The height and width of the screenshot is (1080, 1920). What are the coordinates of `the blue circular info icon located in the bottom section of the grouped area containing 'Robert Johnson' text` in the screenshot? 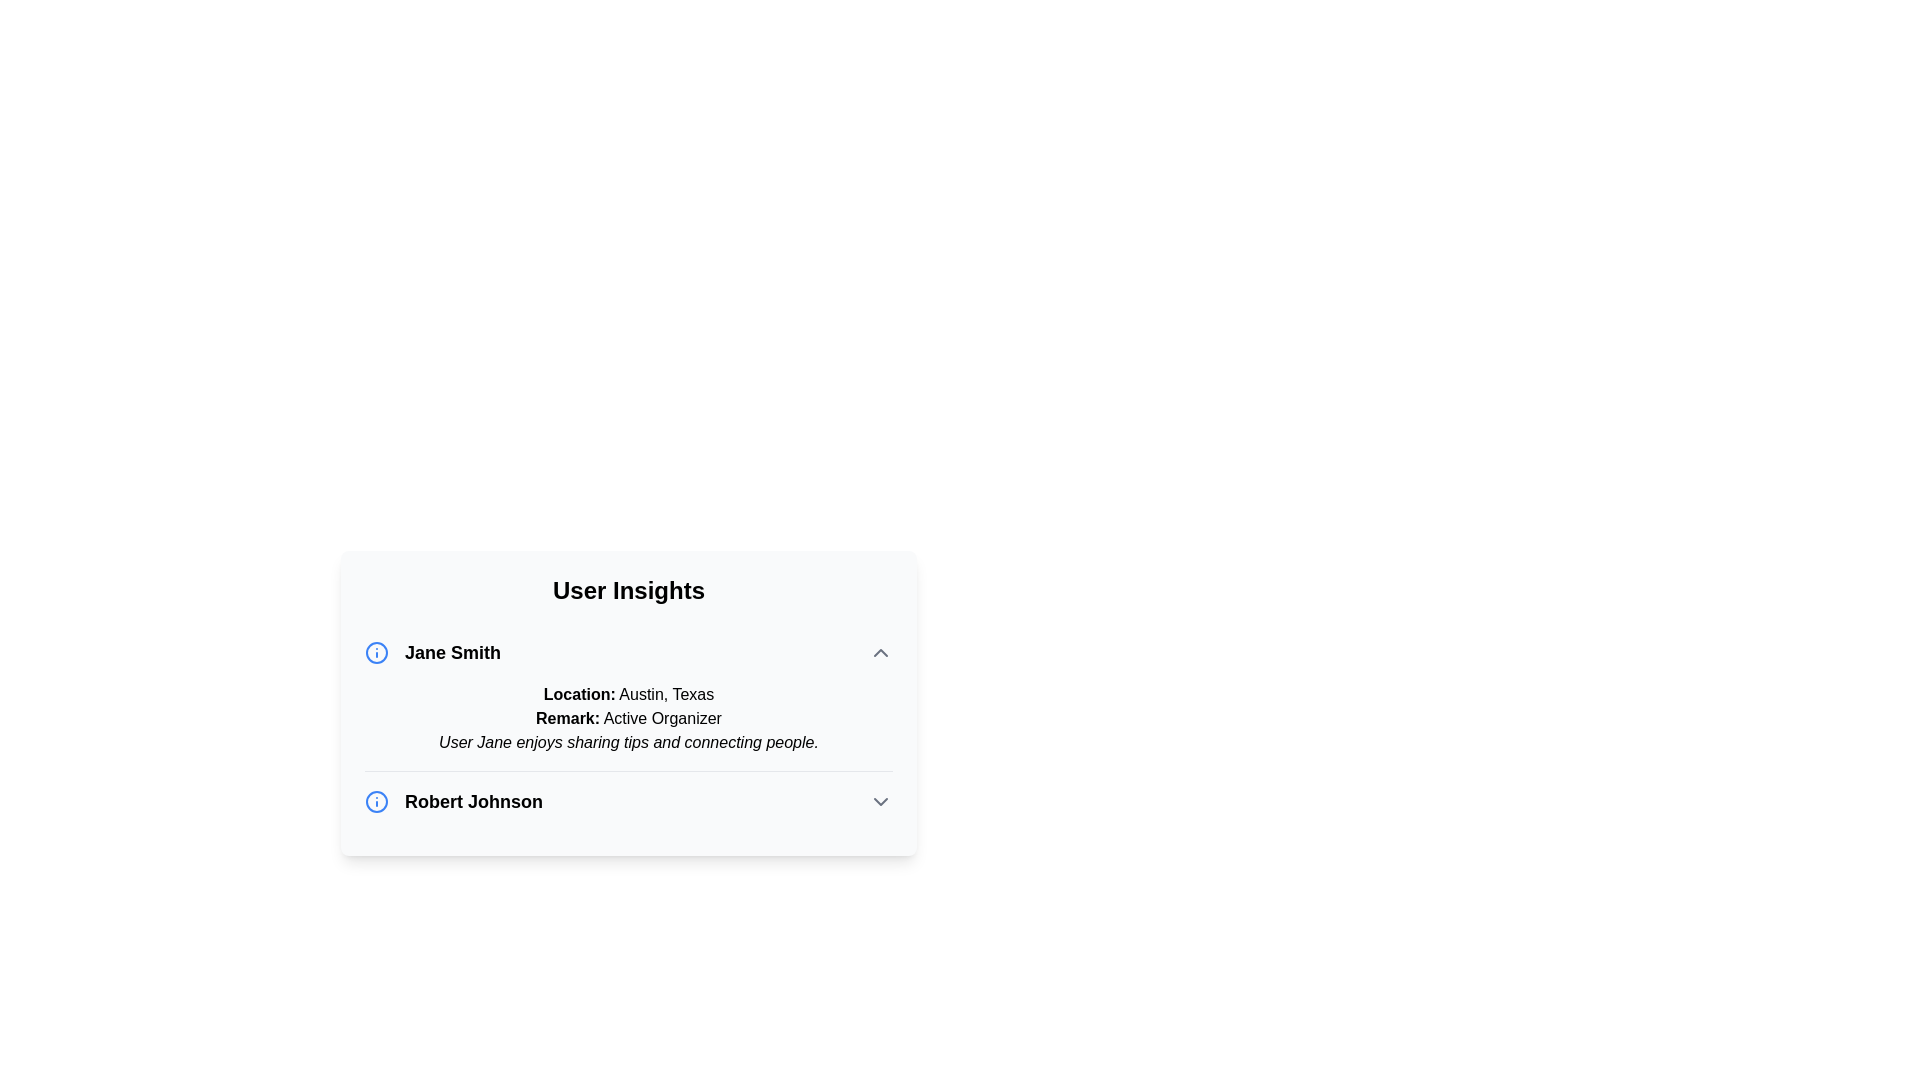 It's located at (377, 801).